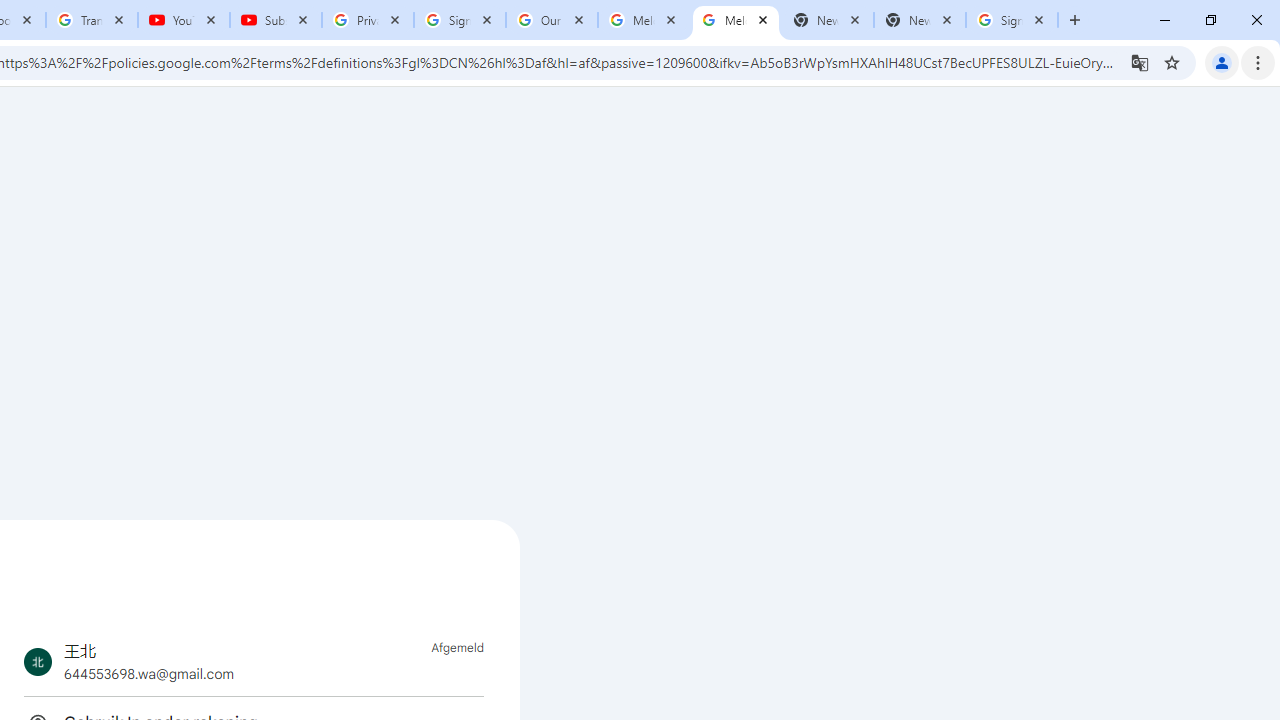  What do you see at coordinates (1139, 61) in the screenshot?
I see `'Translate this page'` at bounding box center [1139, 61].